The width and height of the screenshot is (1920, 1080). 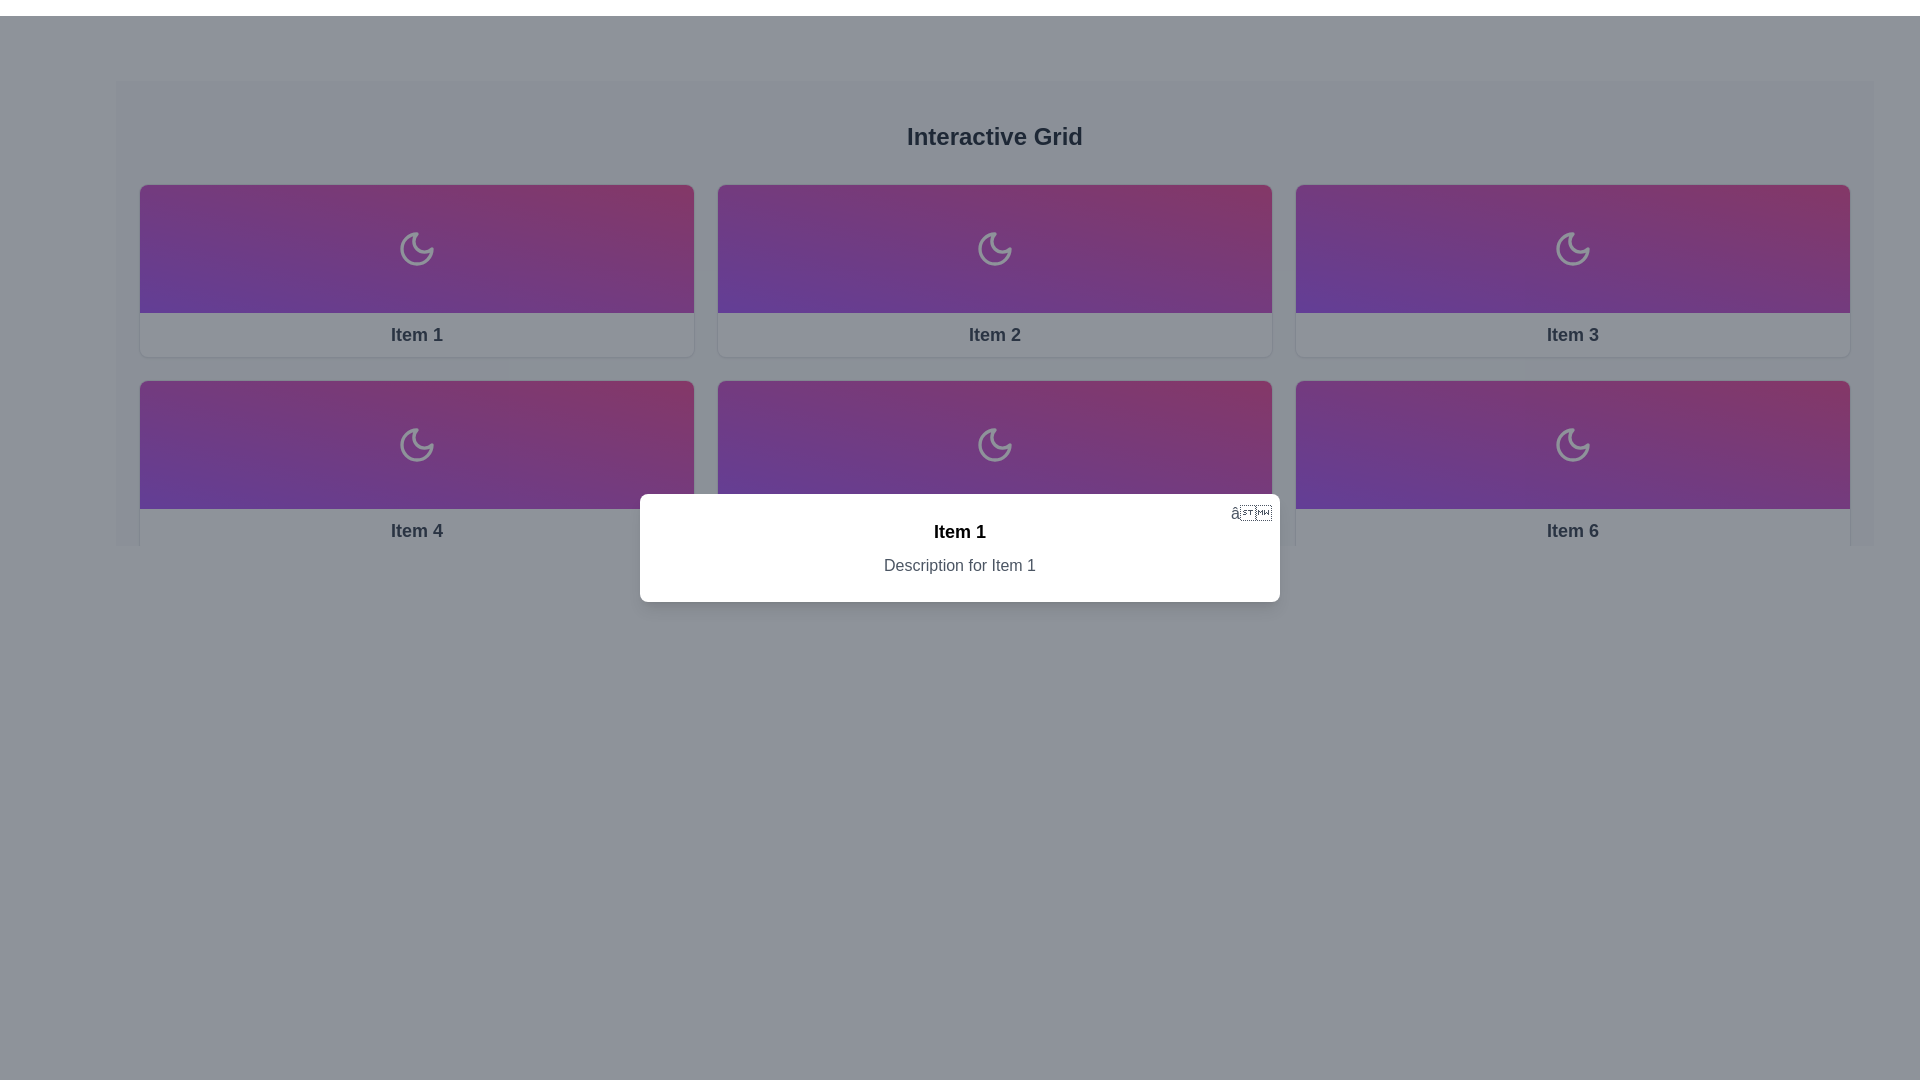 What do you see at coordinates (1572, 270) in the screenshot?
I see `the selectable card located in the third column of the top row in the grid` at bounding box center [1572, 270].